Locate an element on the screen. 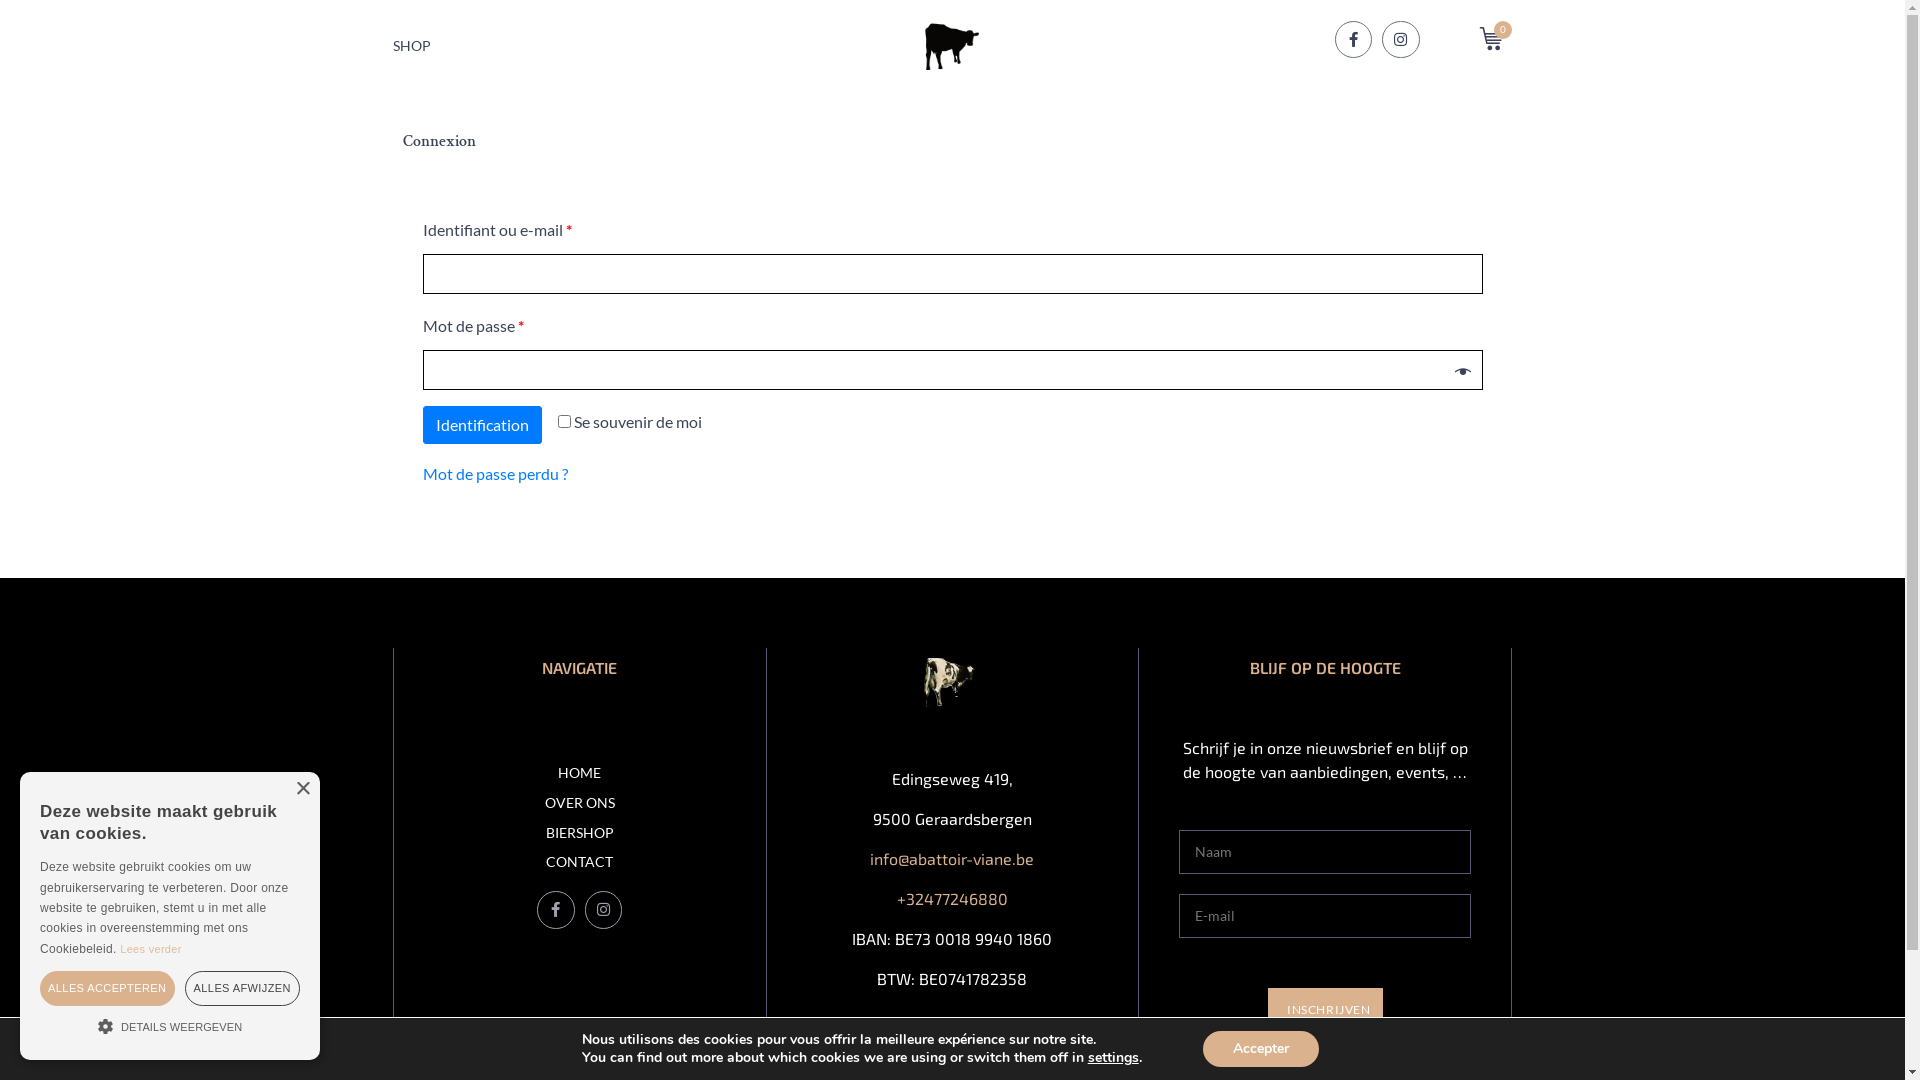 This screenshot has height=1080, width=1920. 'SHOP' is located at coordinates (410, 44).